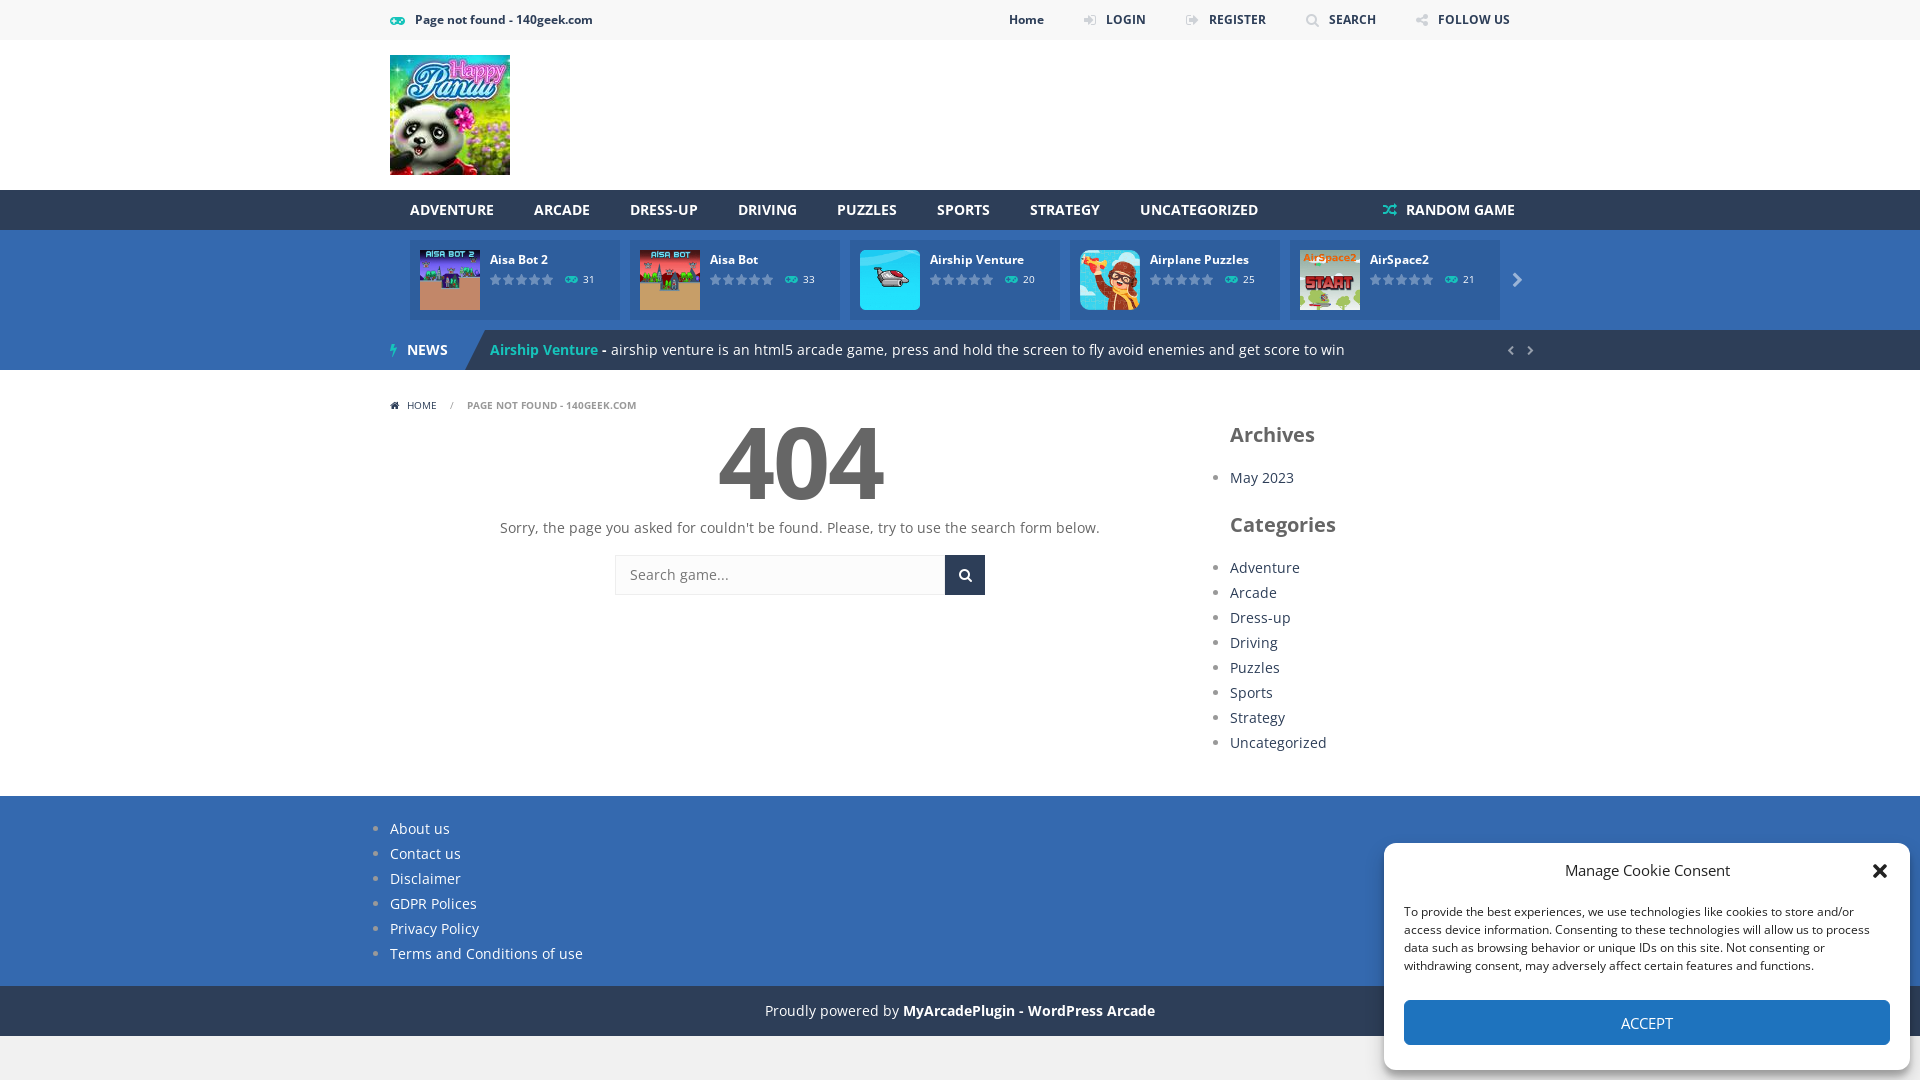 This screenshot has height=1080, width=1920. Describe the element at coordinates (1199, 209) in the screenshot. I see `'UNCATEGORIZED'` at that location.